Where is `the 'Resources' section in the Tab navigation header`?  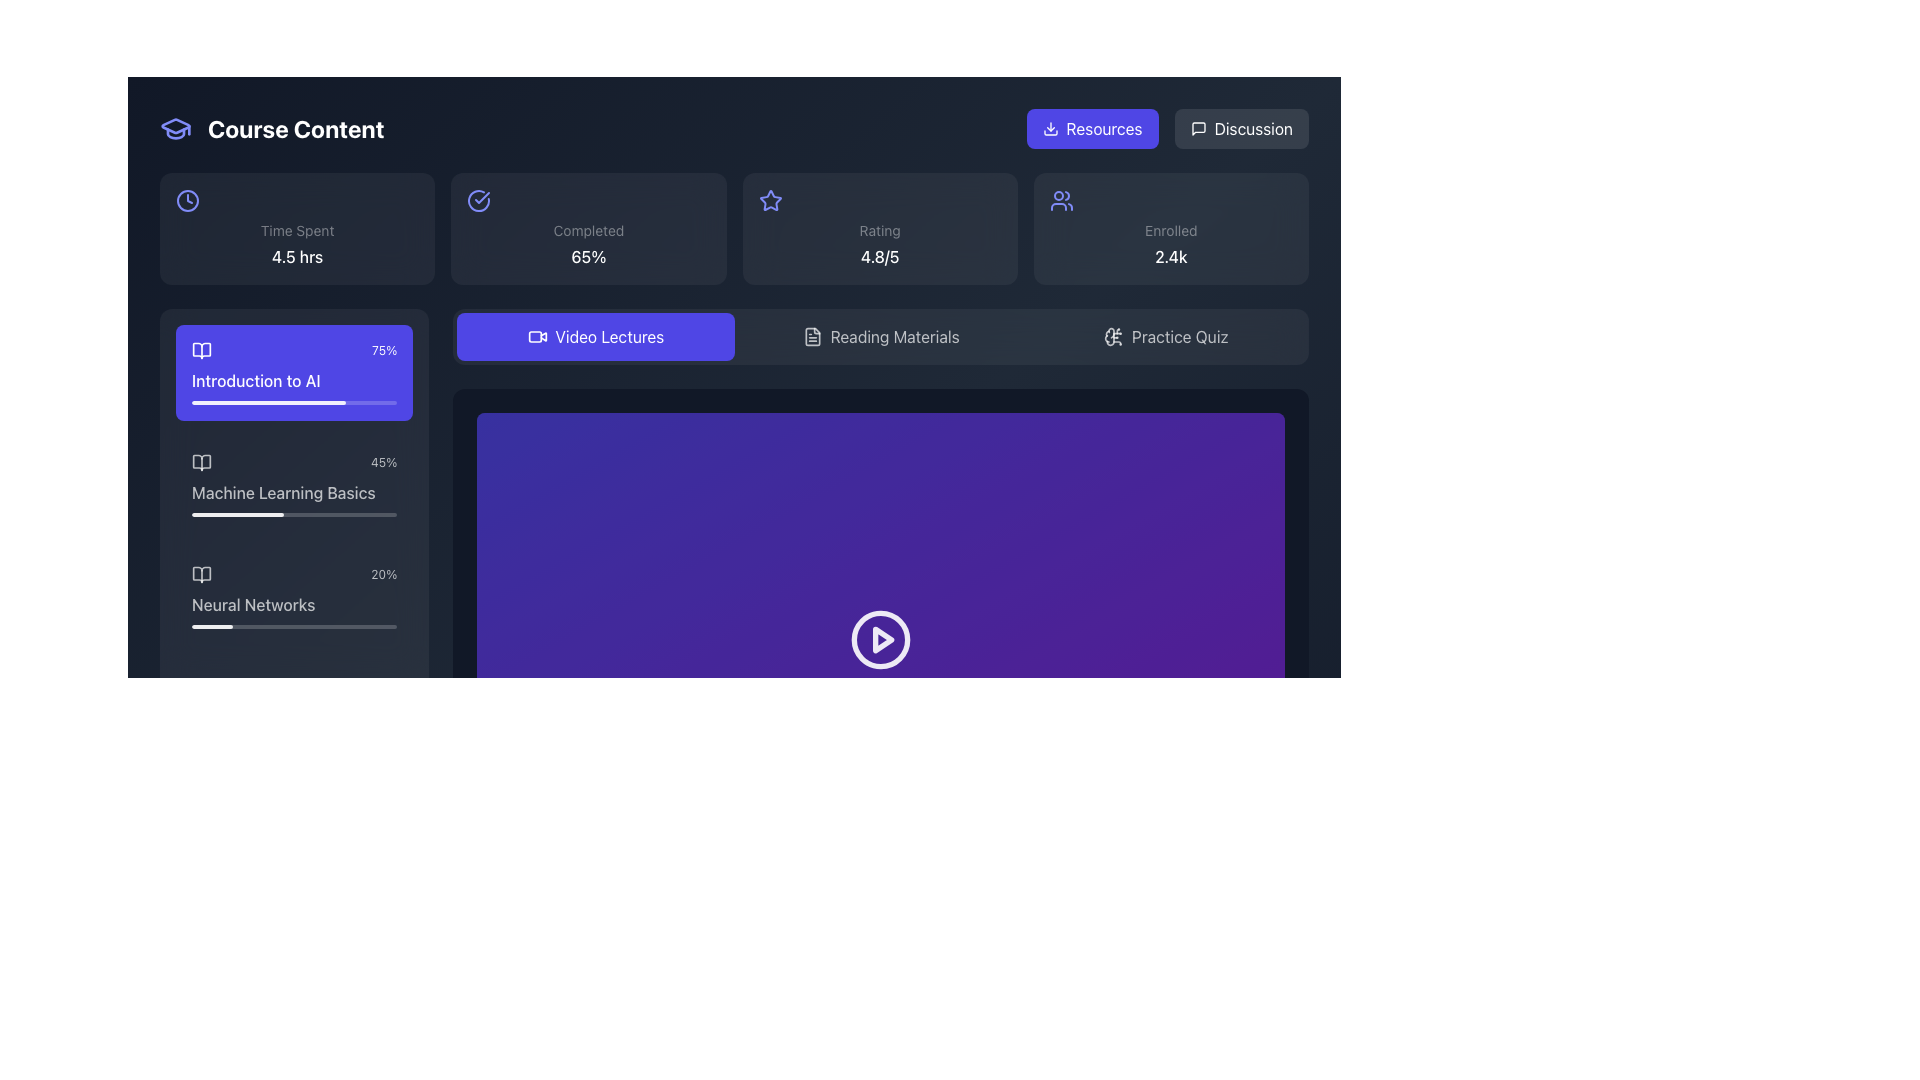
the 'Resources' section in the Tab navigation header is located at coordinates (1167, 128).